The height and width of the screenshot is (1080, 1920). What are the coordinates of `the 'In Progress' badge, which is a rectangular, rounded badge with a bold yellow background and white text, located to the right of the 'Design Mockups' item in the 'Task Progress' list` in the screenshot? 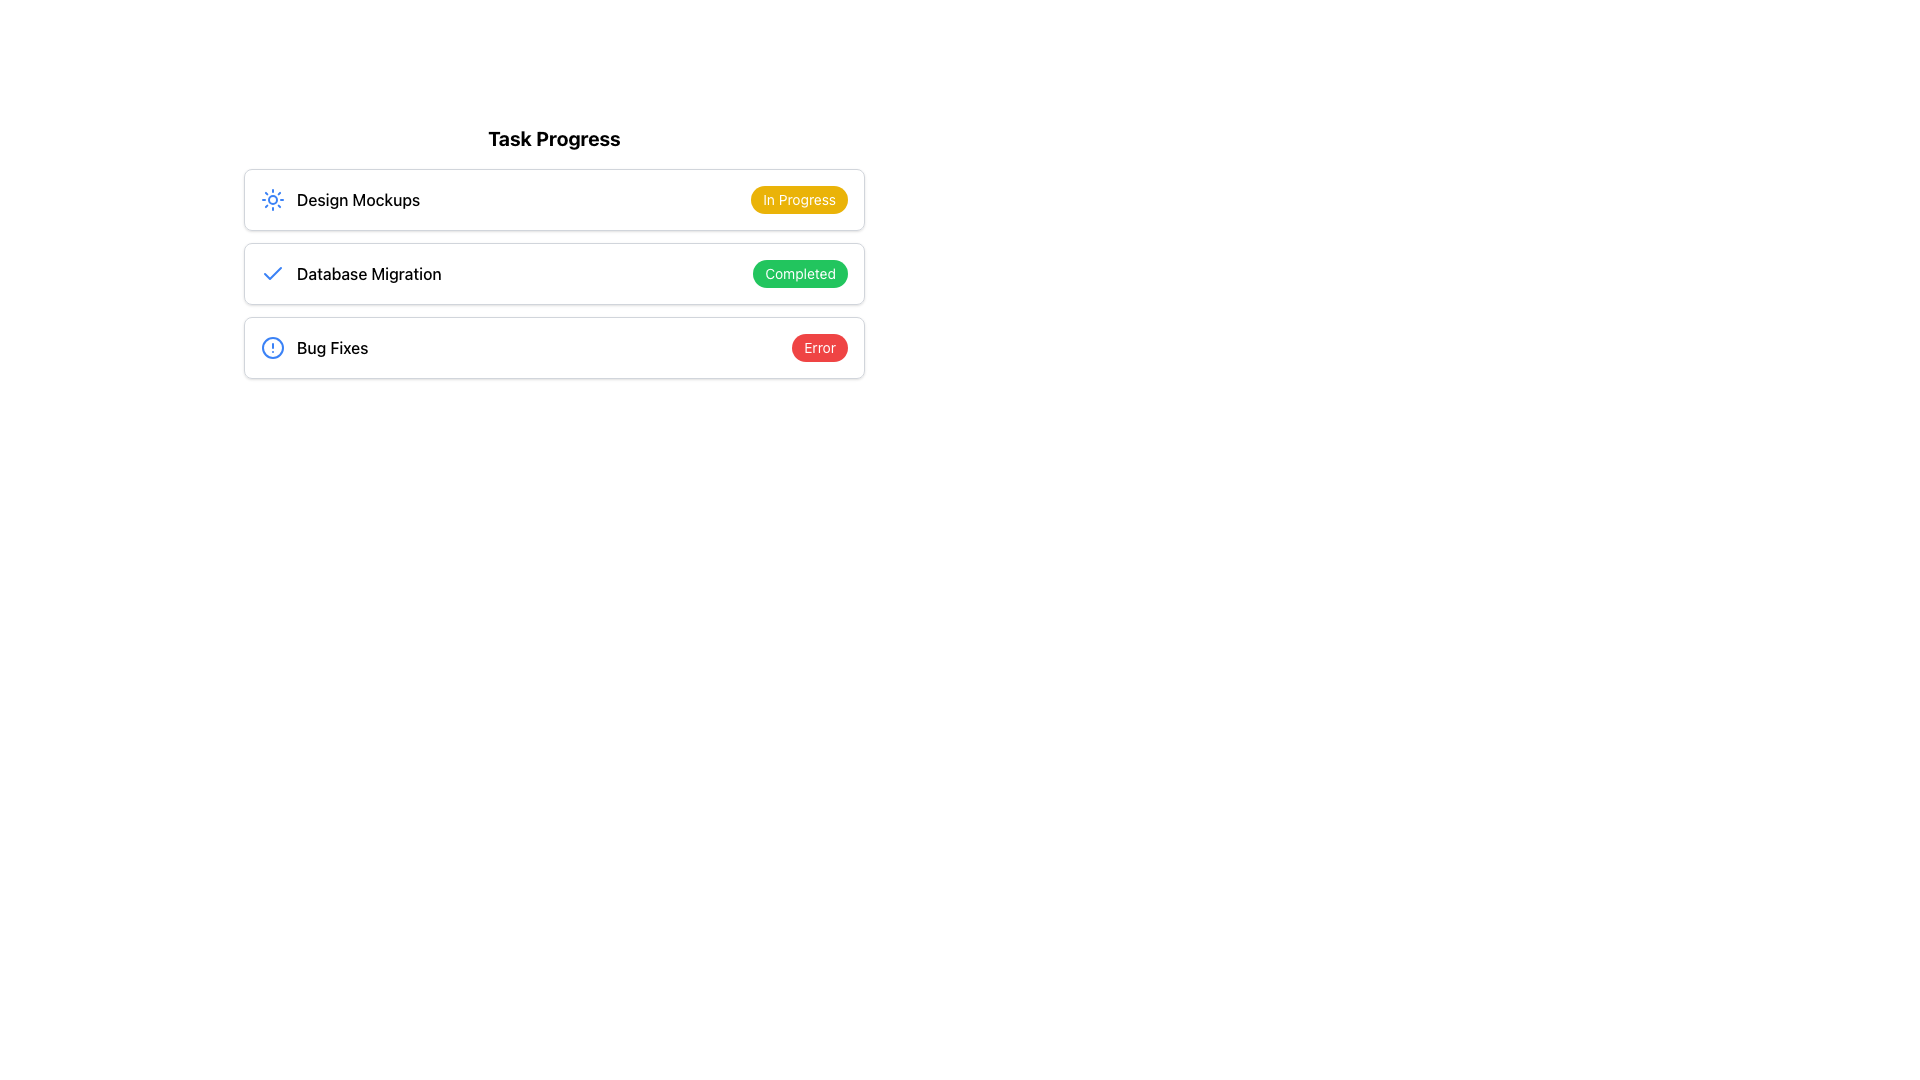 It's located at (798, 200).